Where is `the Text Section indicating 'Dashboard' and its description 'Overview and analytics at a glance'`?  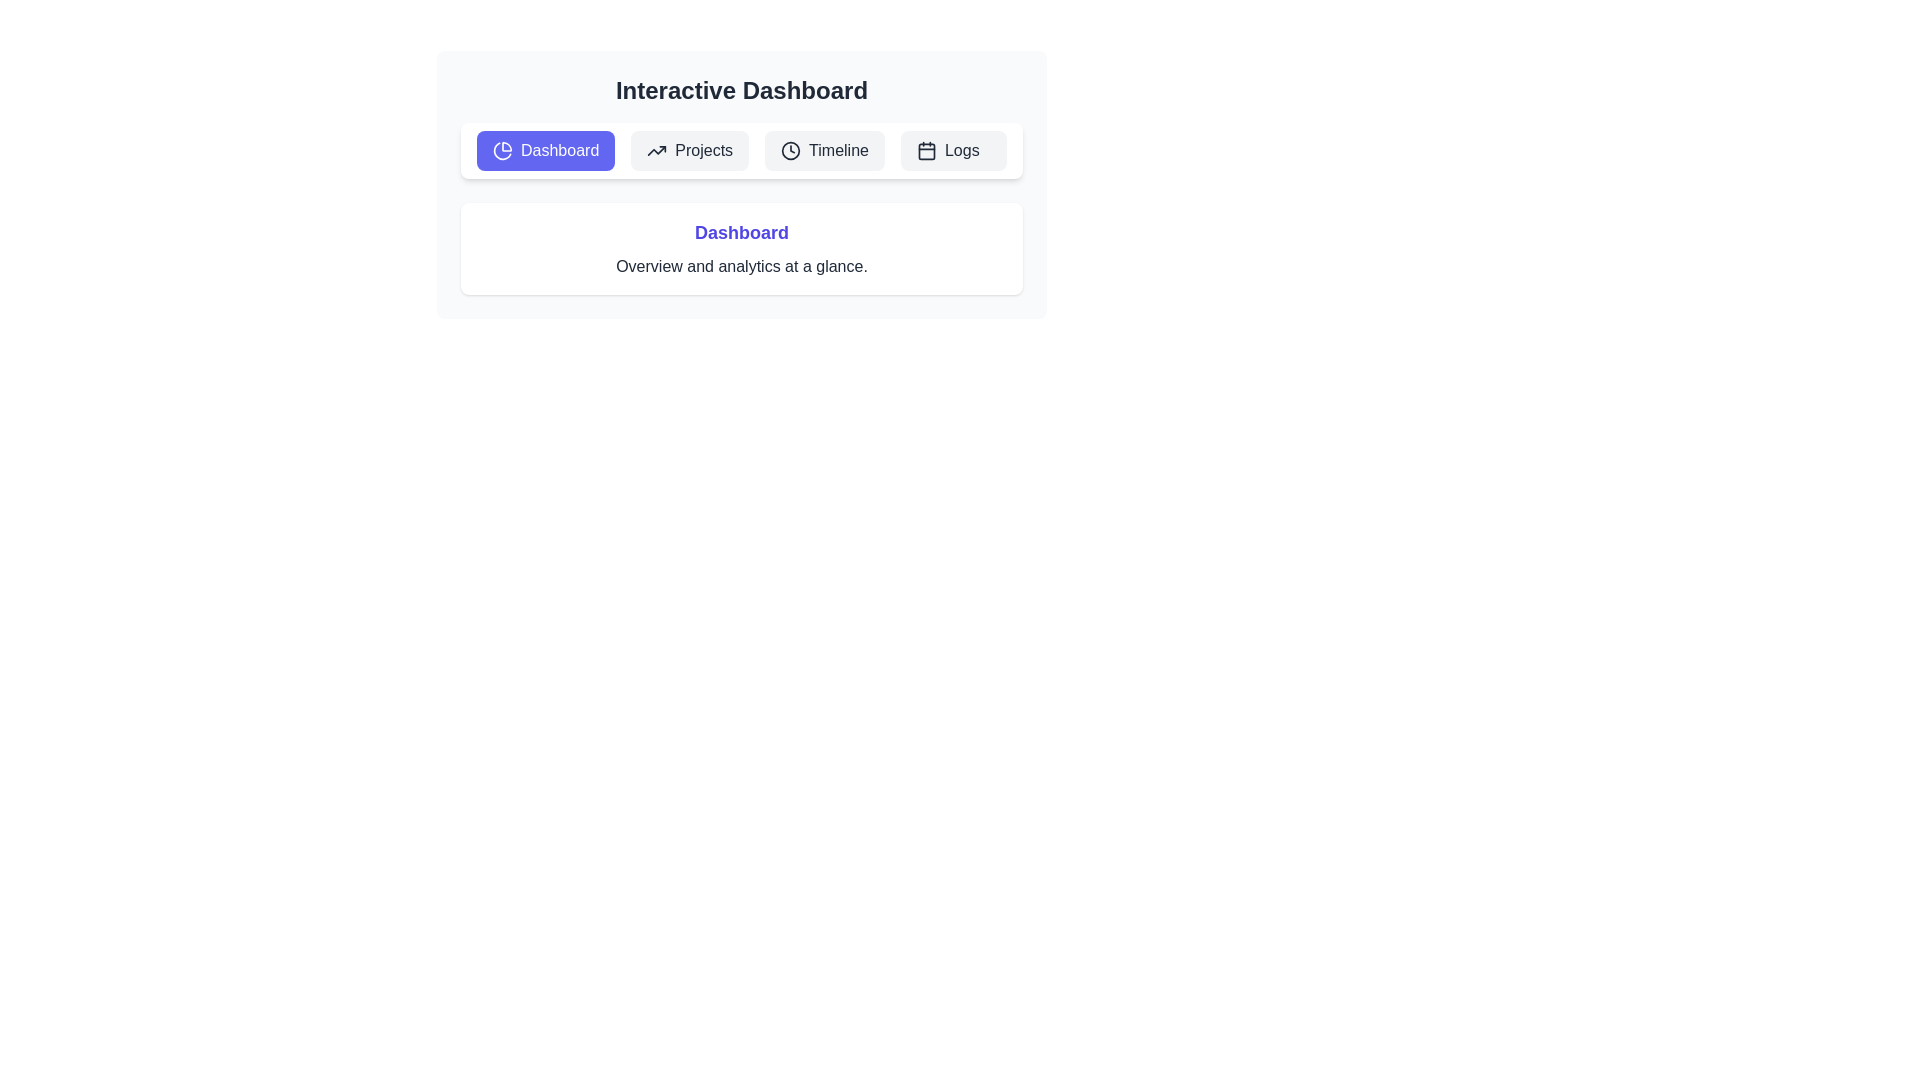
the Text Section indicating 'Dashboard' and its description 'Overview and analytics at a glance' is located at coordinates (741, 248).